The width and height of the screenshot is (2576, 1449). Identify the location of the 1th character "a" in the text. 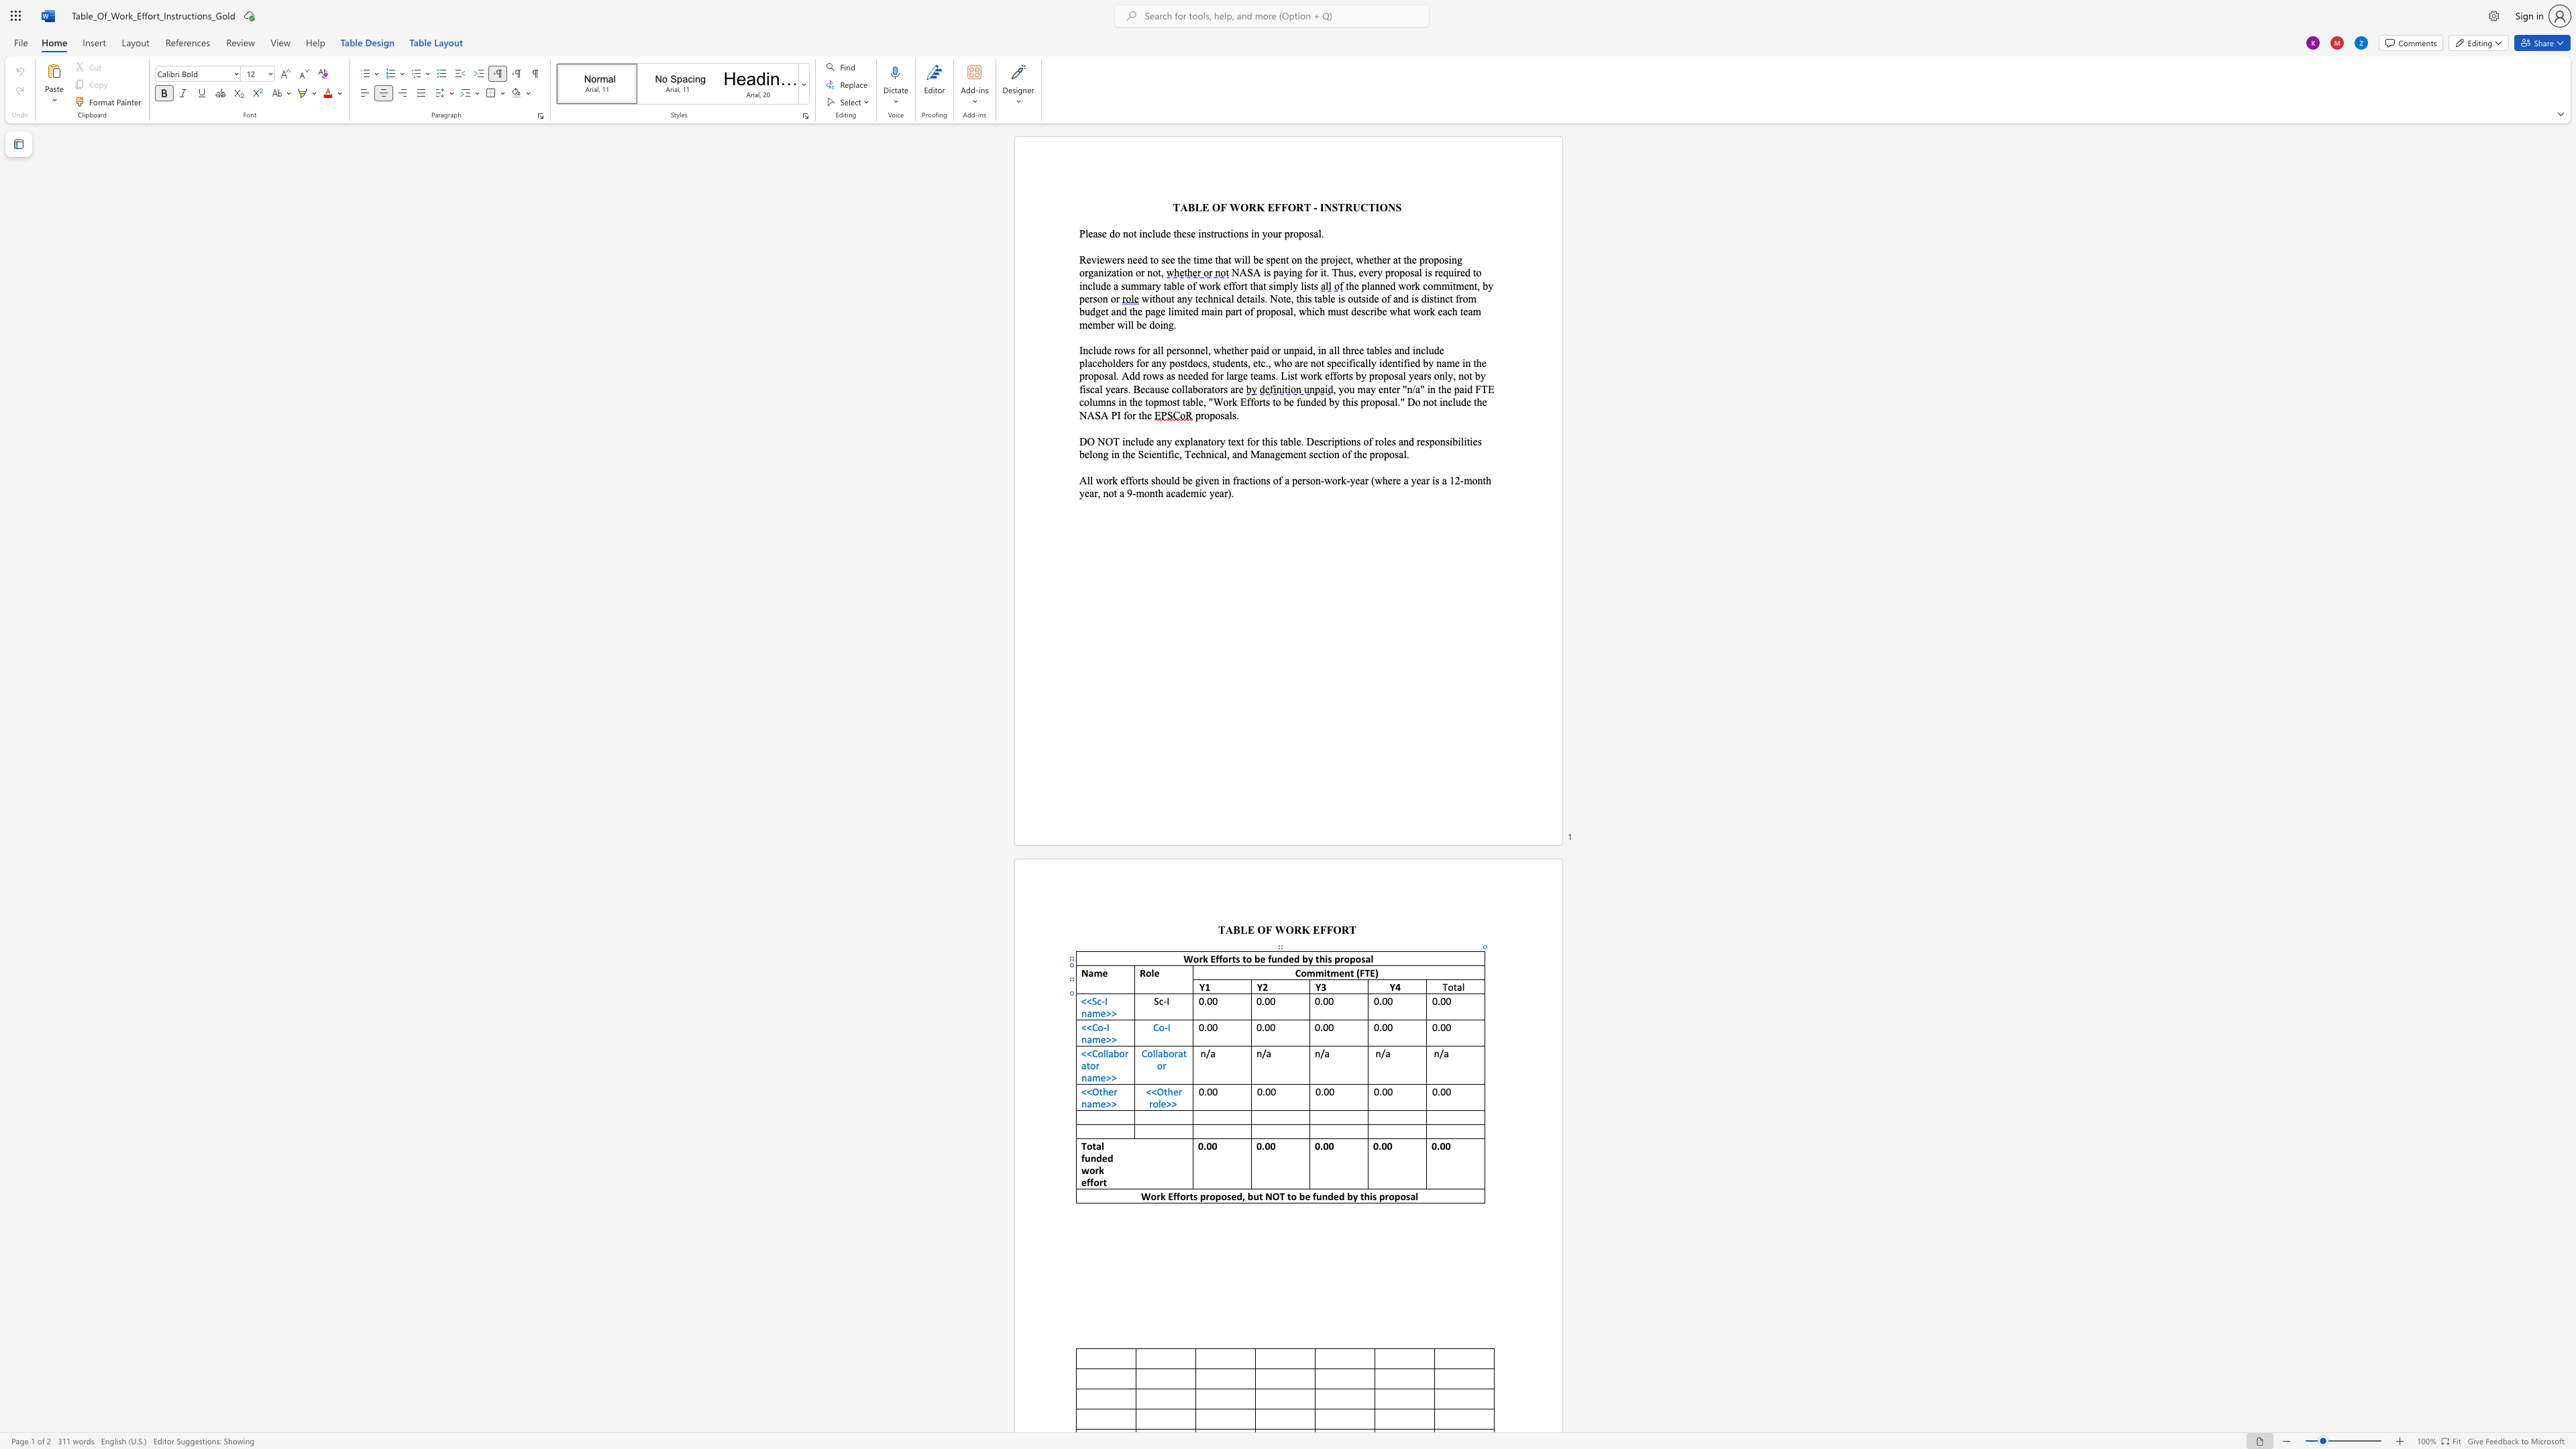
(1089, 1012).